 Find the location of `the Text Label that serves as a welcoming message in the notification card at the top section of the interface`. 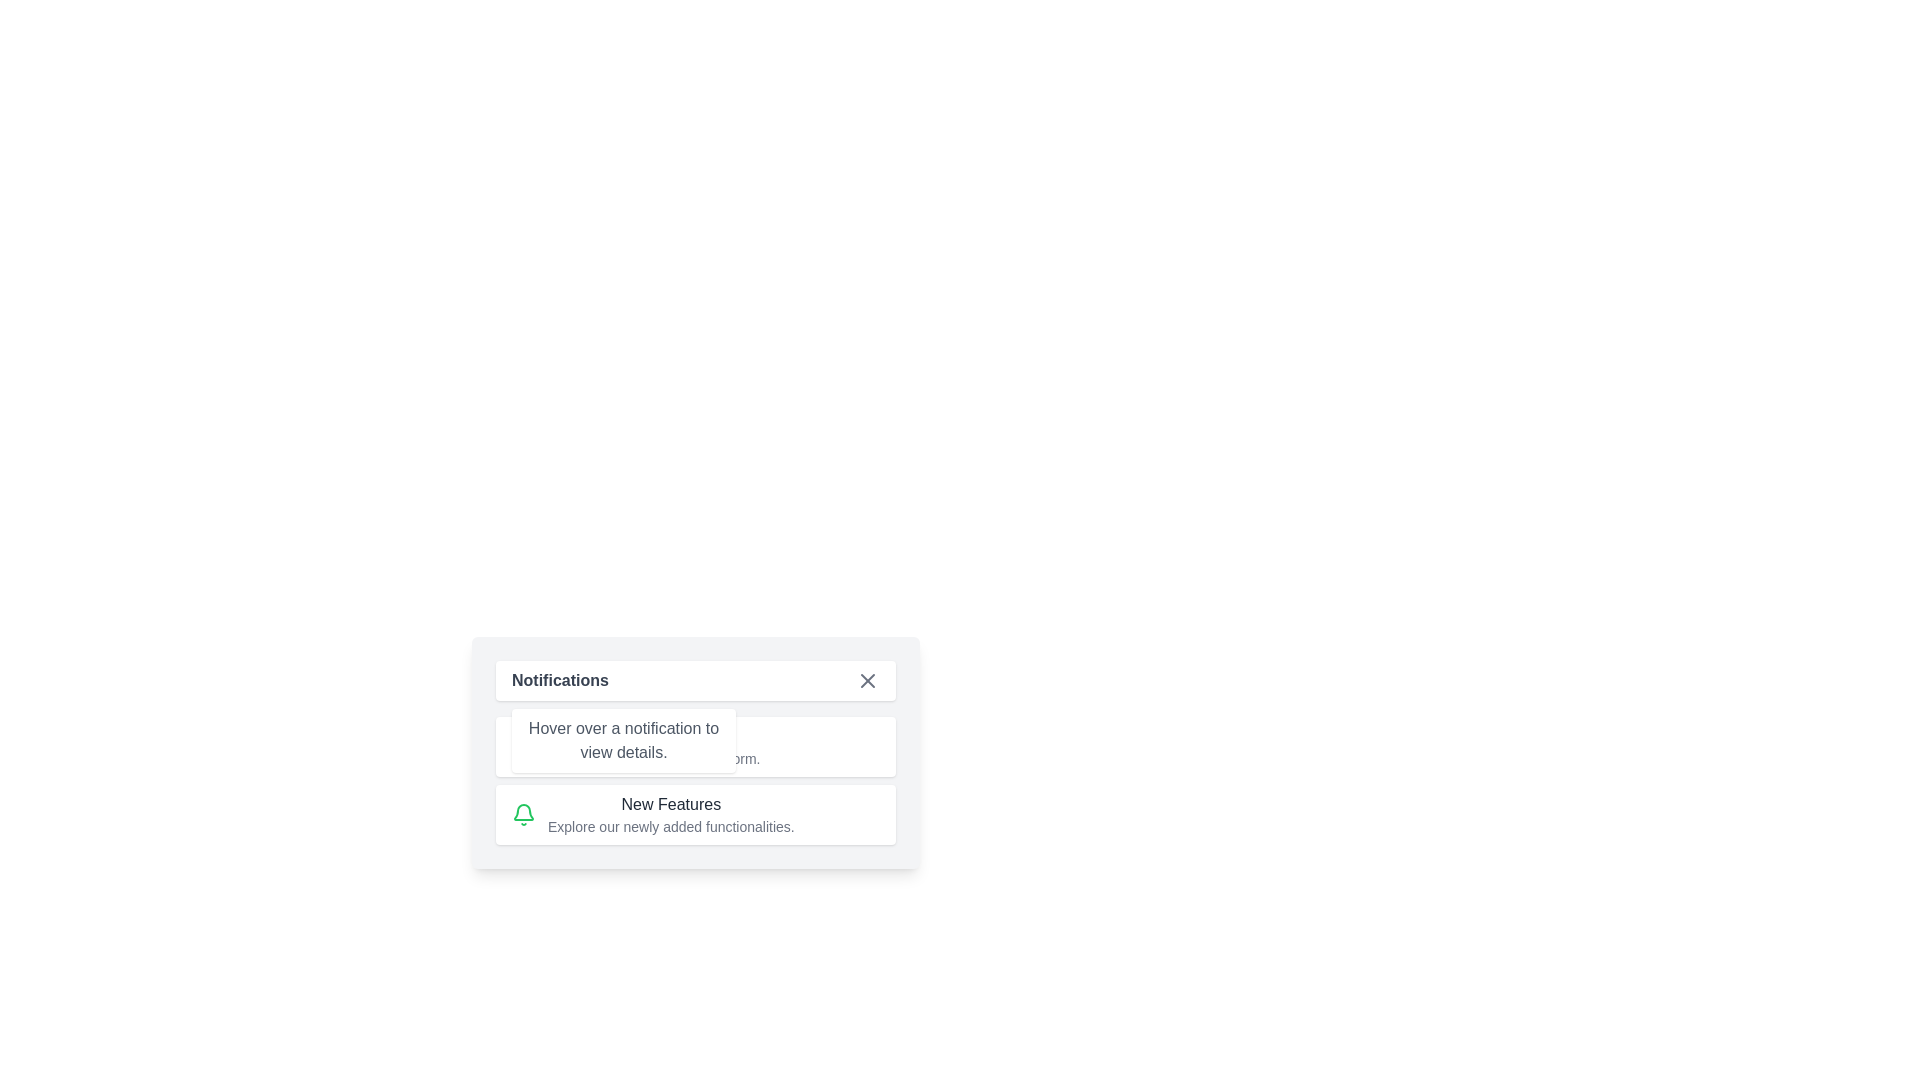

the Text Label that serves as a welcoming message in the notification card at the top section of the interface is located at coordinates (654, 736).